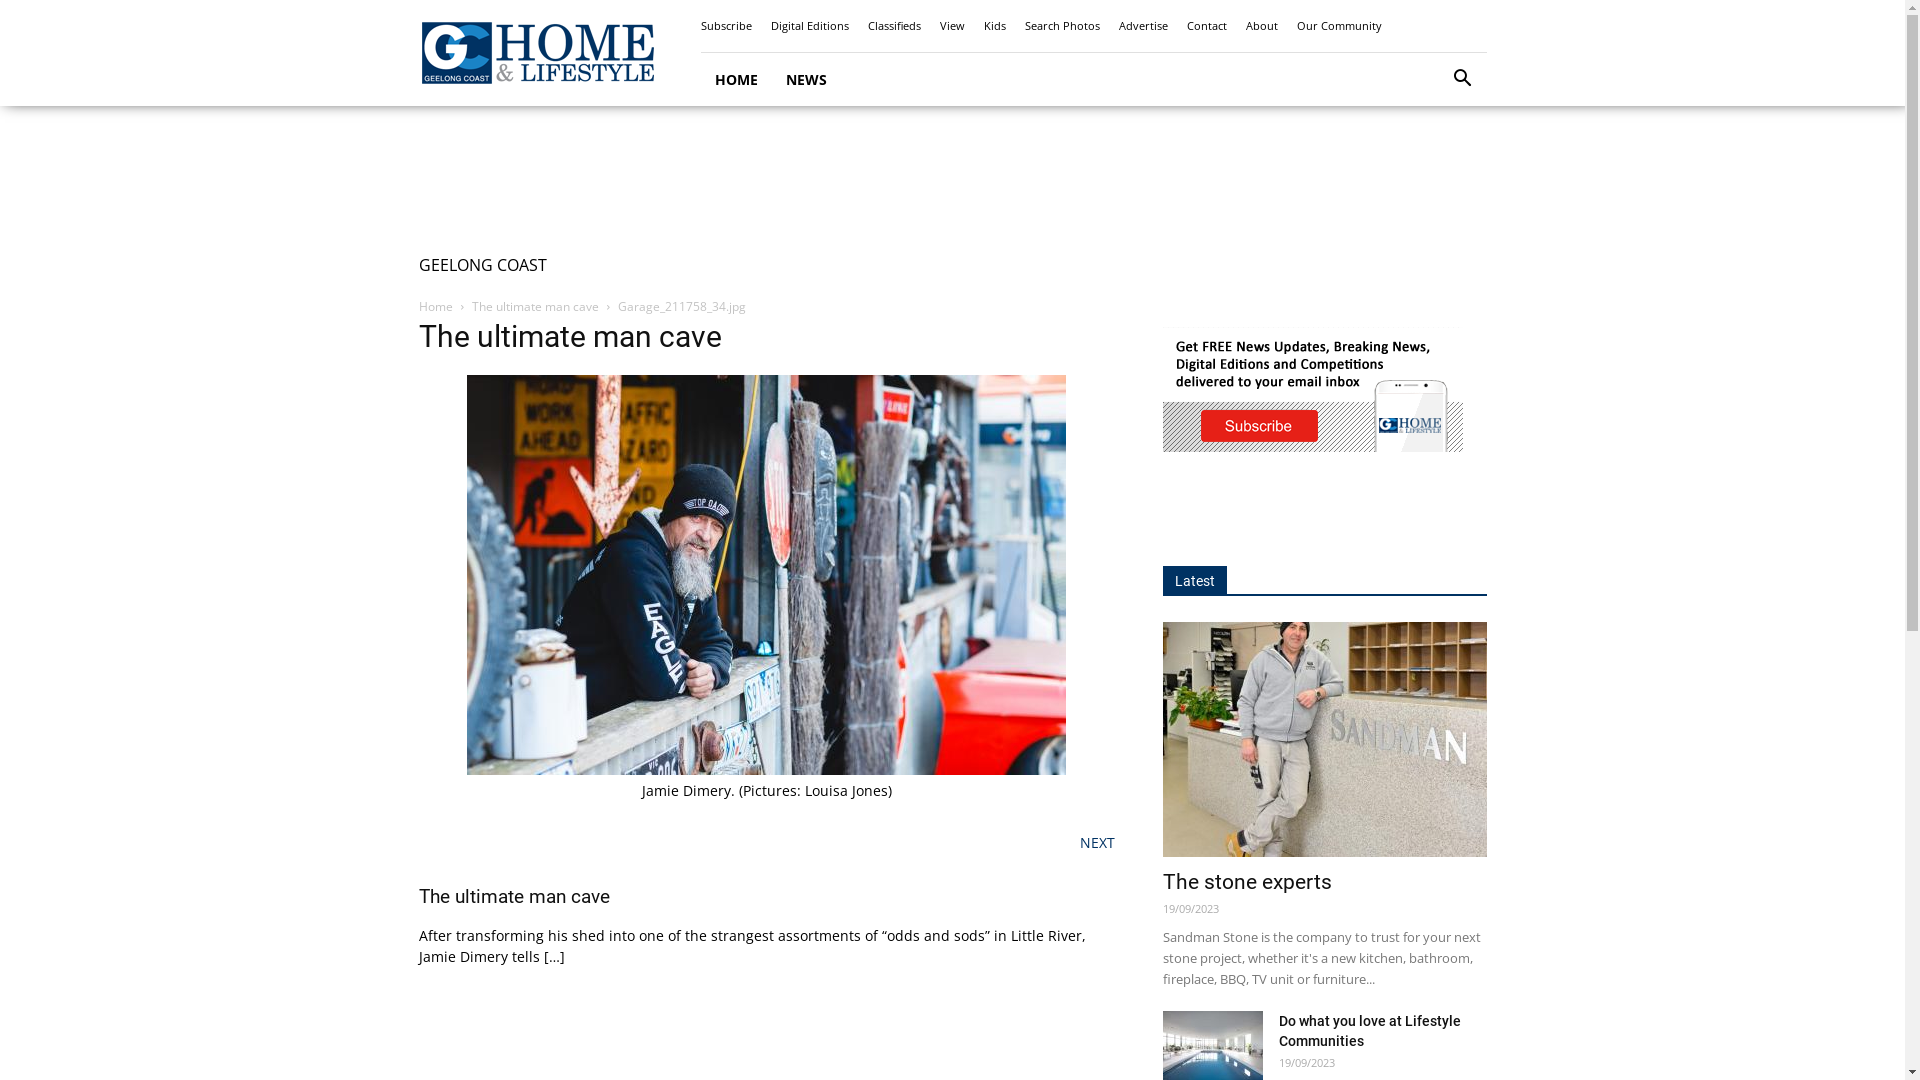 This screenshot has height=1080, width=1920. What do you see at coordinates (1324, 739) in the screenshot?
I see `'The stone experts'` at bounding box center [1324, 739].